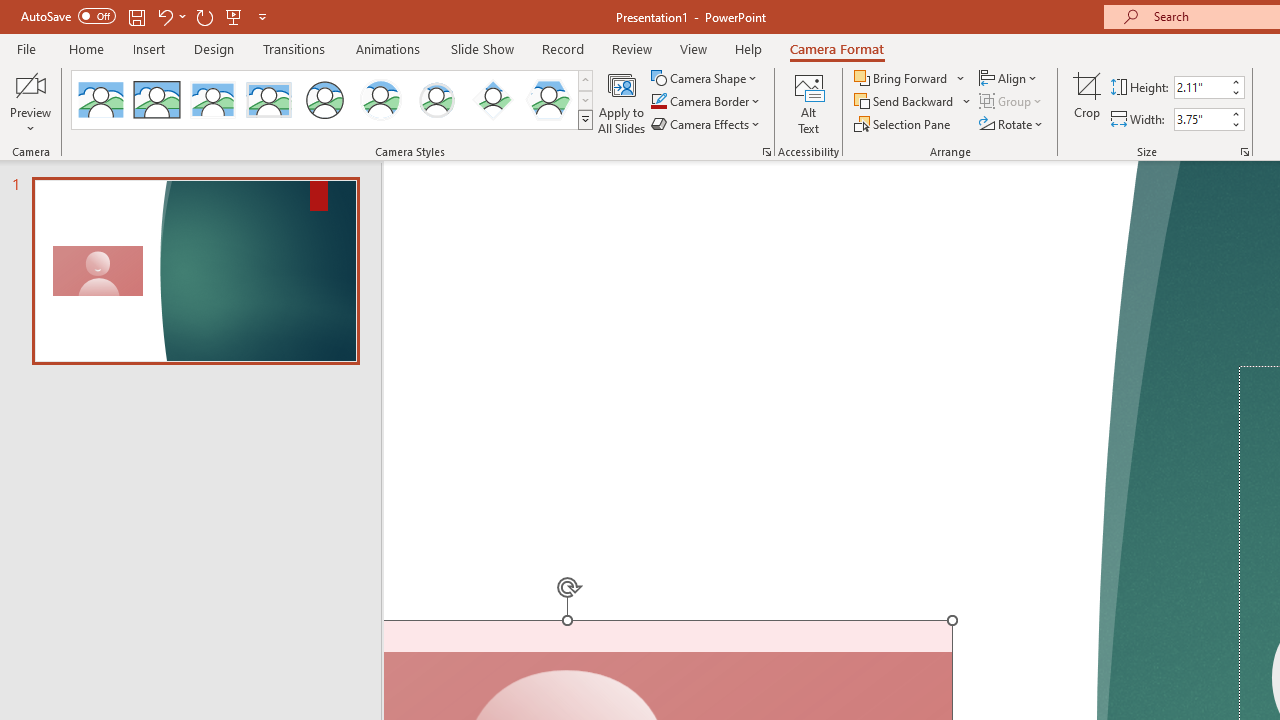  I want to click on 'Format Object...', so click(765, 150).